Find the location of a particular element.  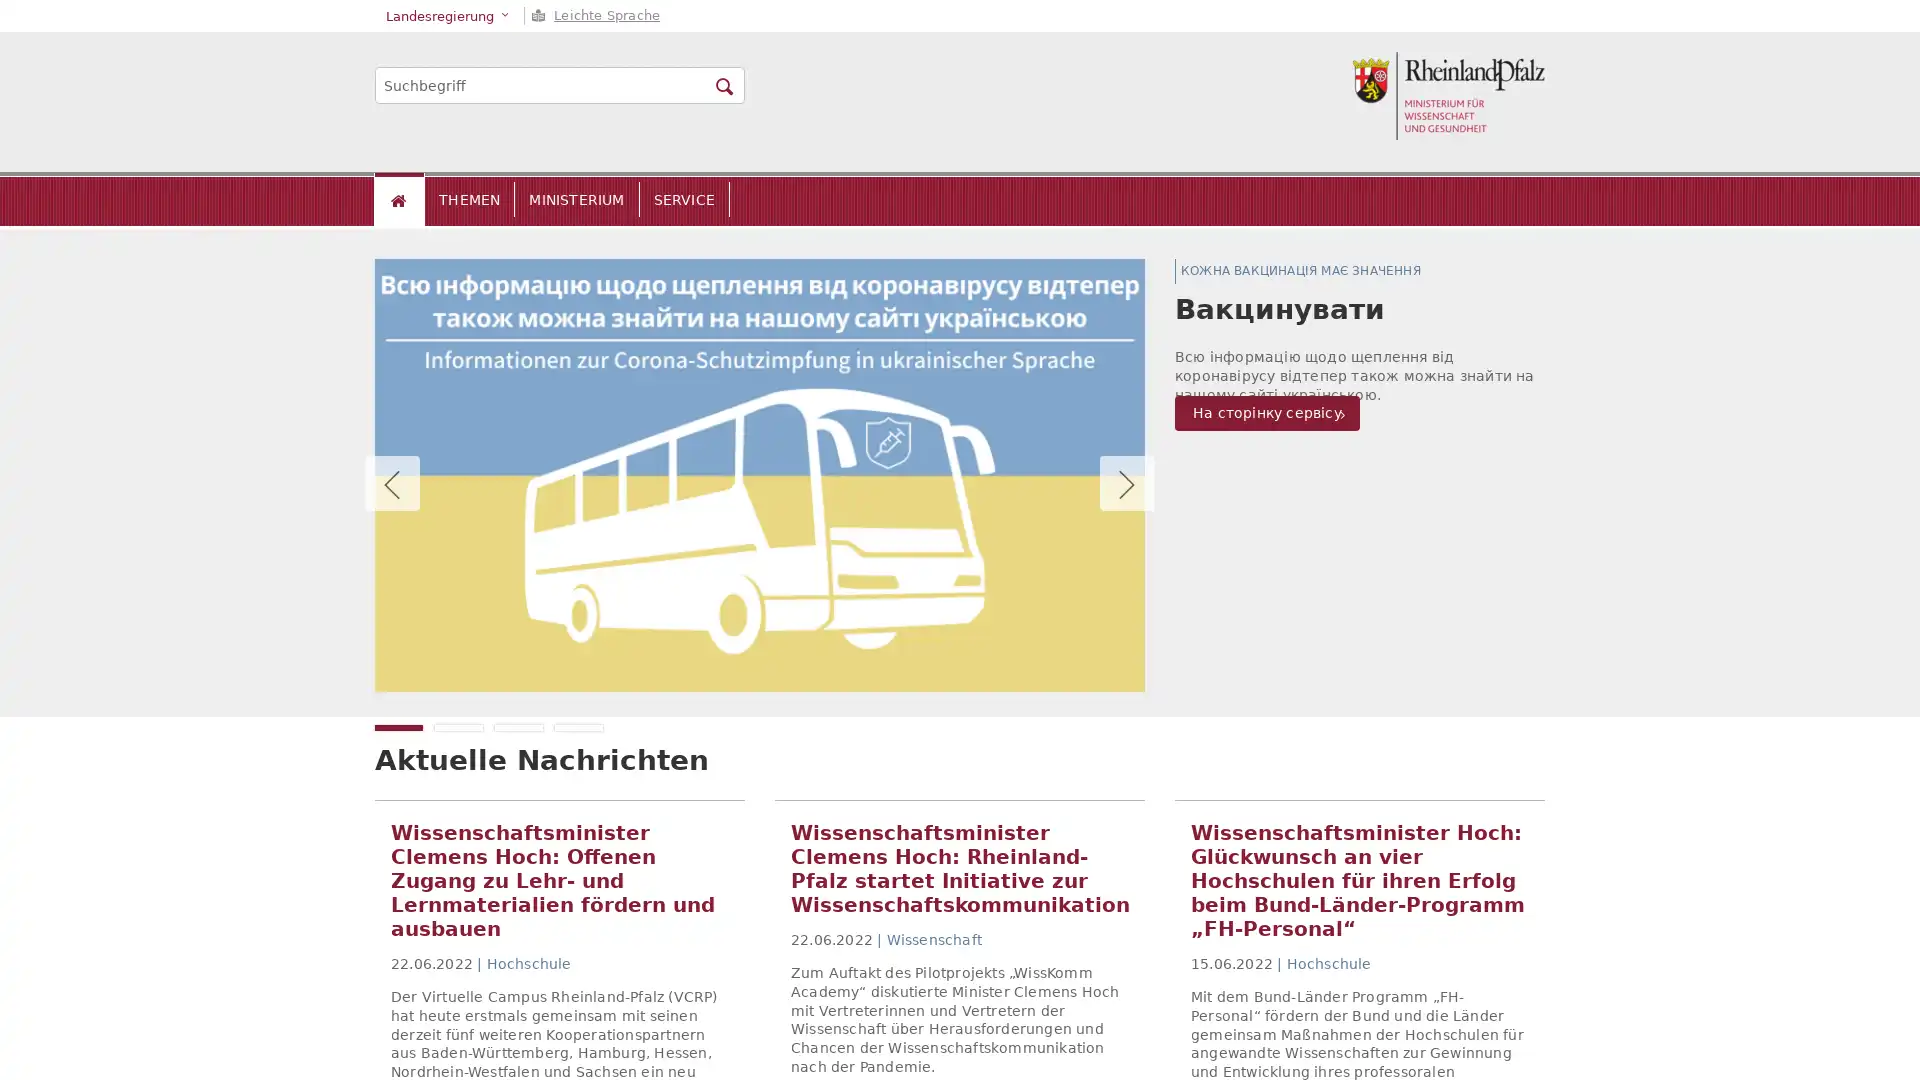

STARTSEITE is located at coordinates (399, 200).